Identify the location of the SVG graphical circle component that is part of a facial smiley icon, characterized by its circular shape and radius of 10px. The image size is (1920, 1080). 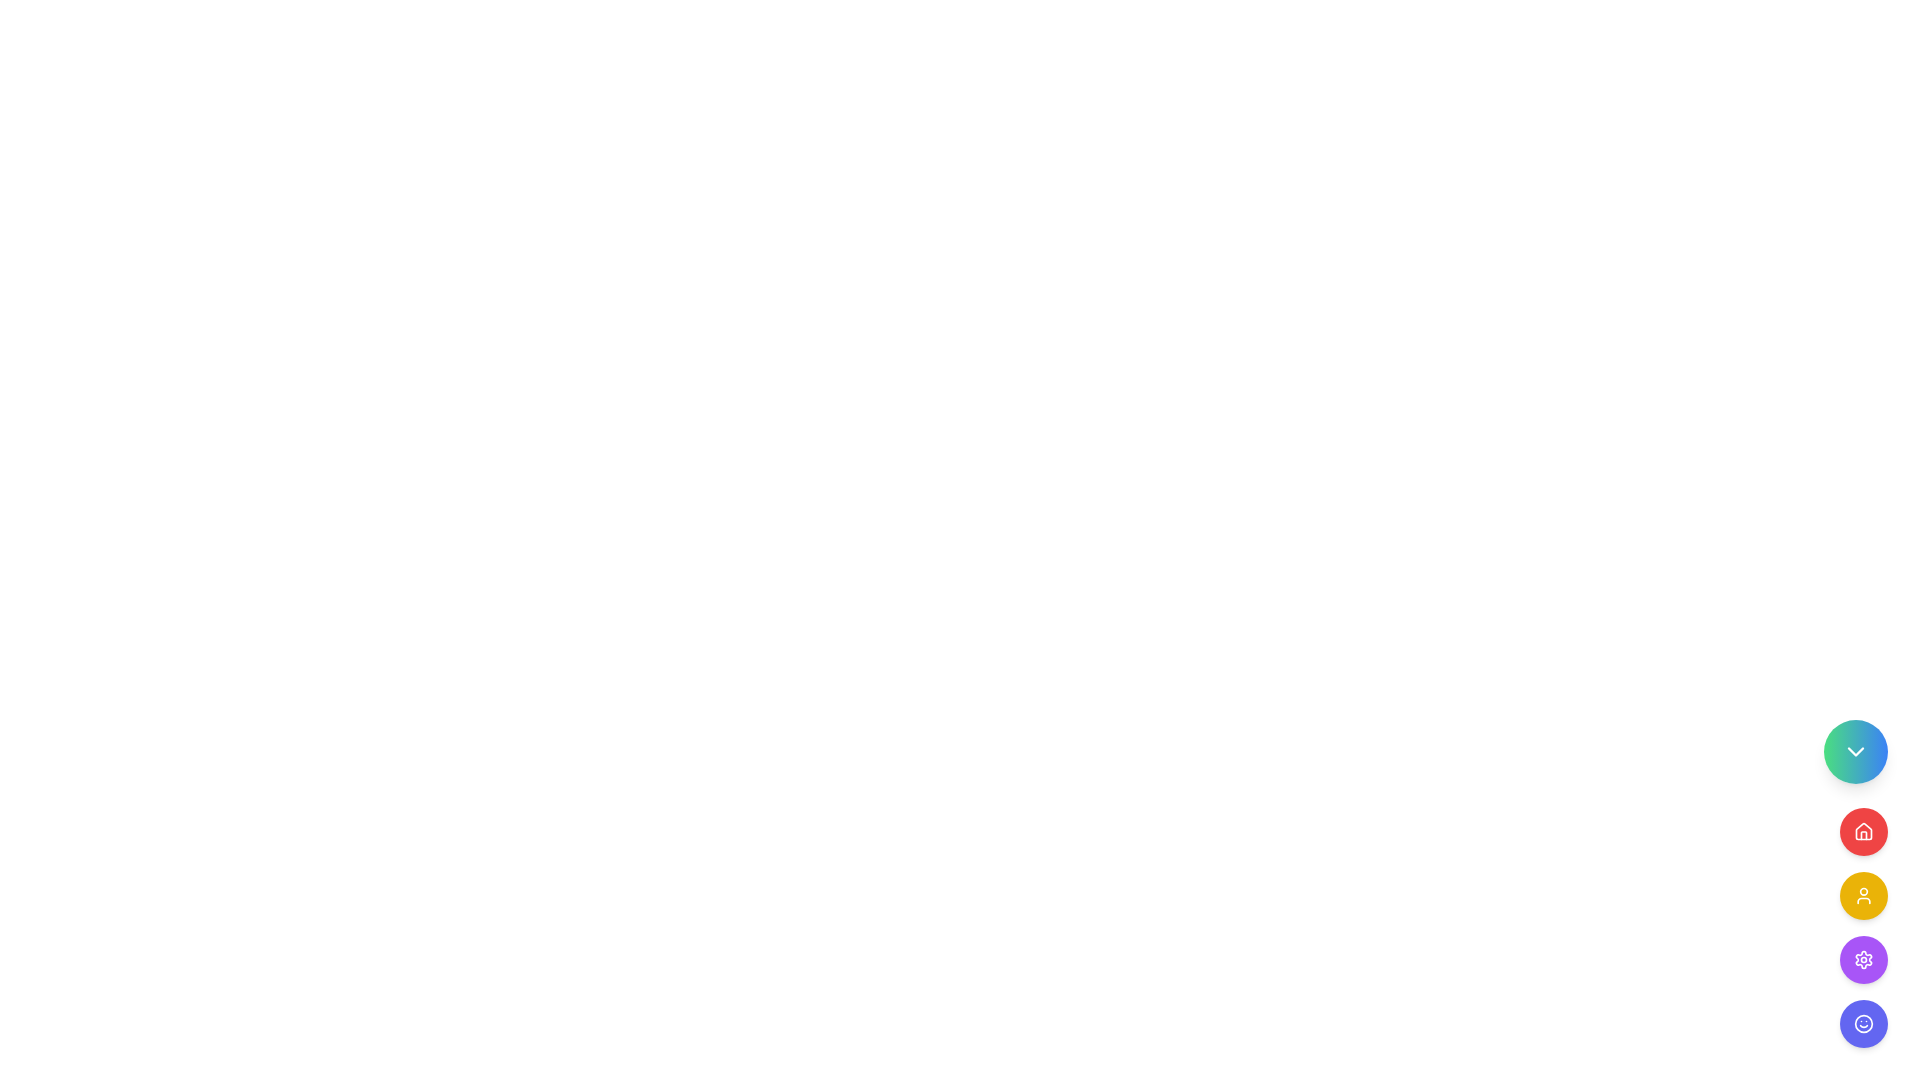
(1862, 1023).